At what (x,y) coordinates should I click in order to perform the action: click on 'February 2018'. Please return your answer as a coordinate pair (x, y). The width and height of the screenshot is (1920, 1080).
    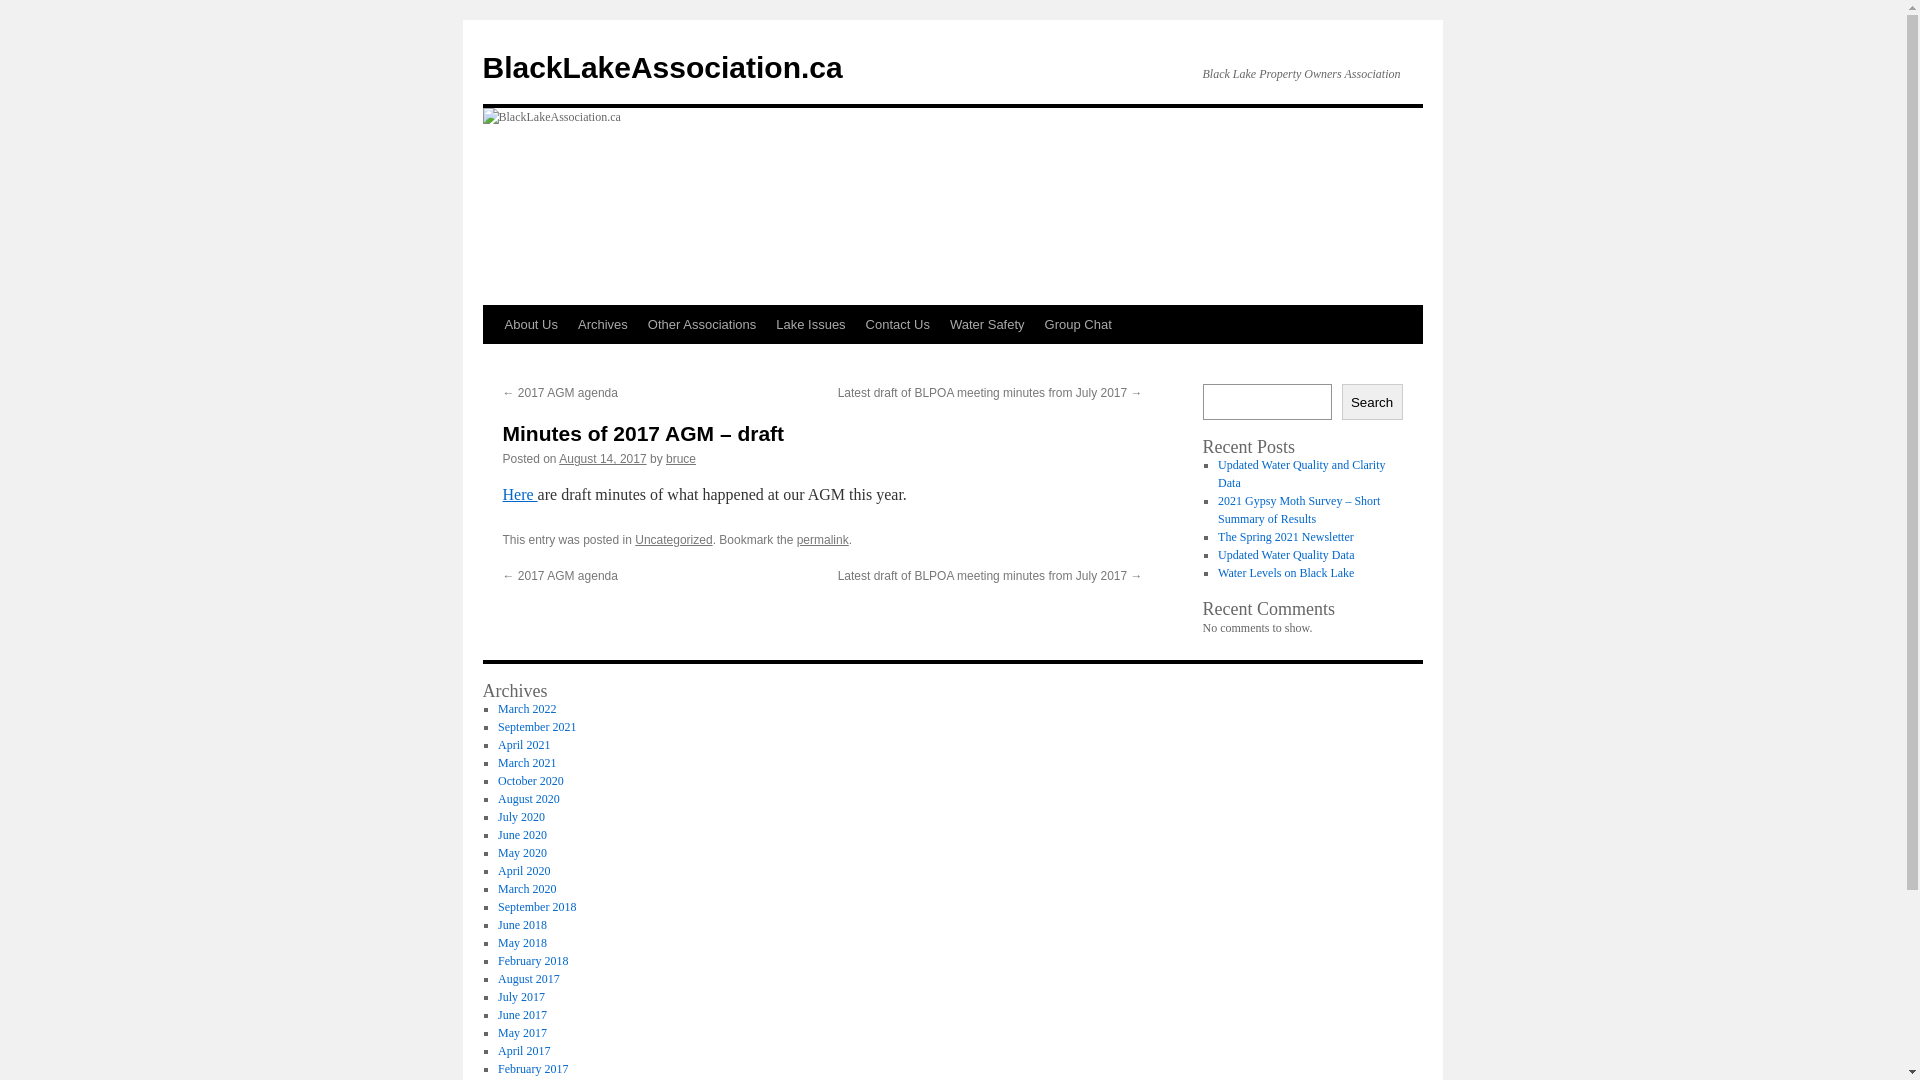
    Looking at the image, I should click on (532, 959).